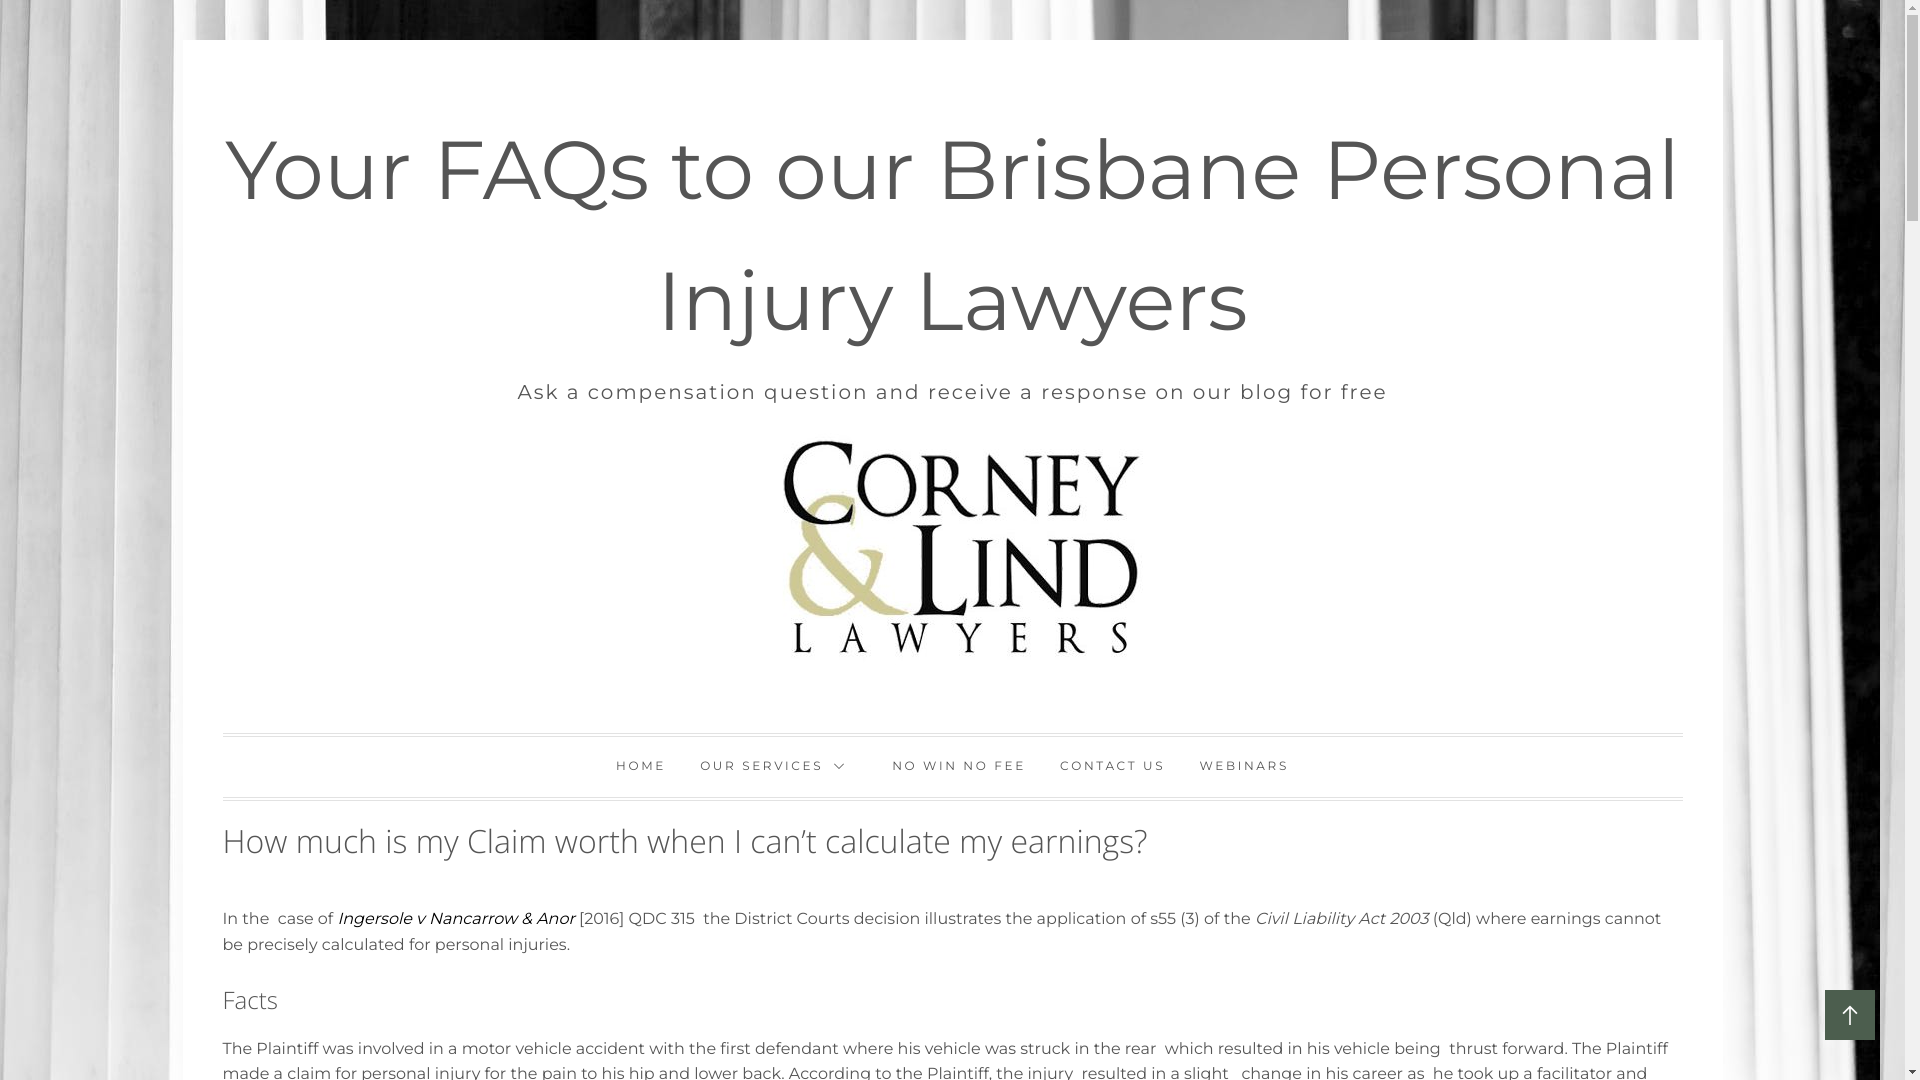 The width and height of the screenshot is (1920, 1080). I want to click on 'HOME', so click(599, 766).